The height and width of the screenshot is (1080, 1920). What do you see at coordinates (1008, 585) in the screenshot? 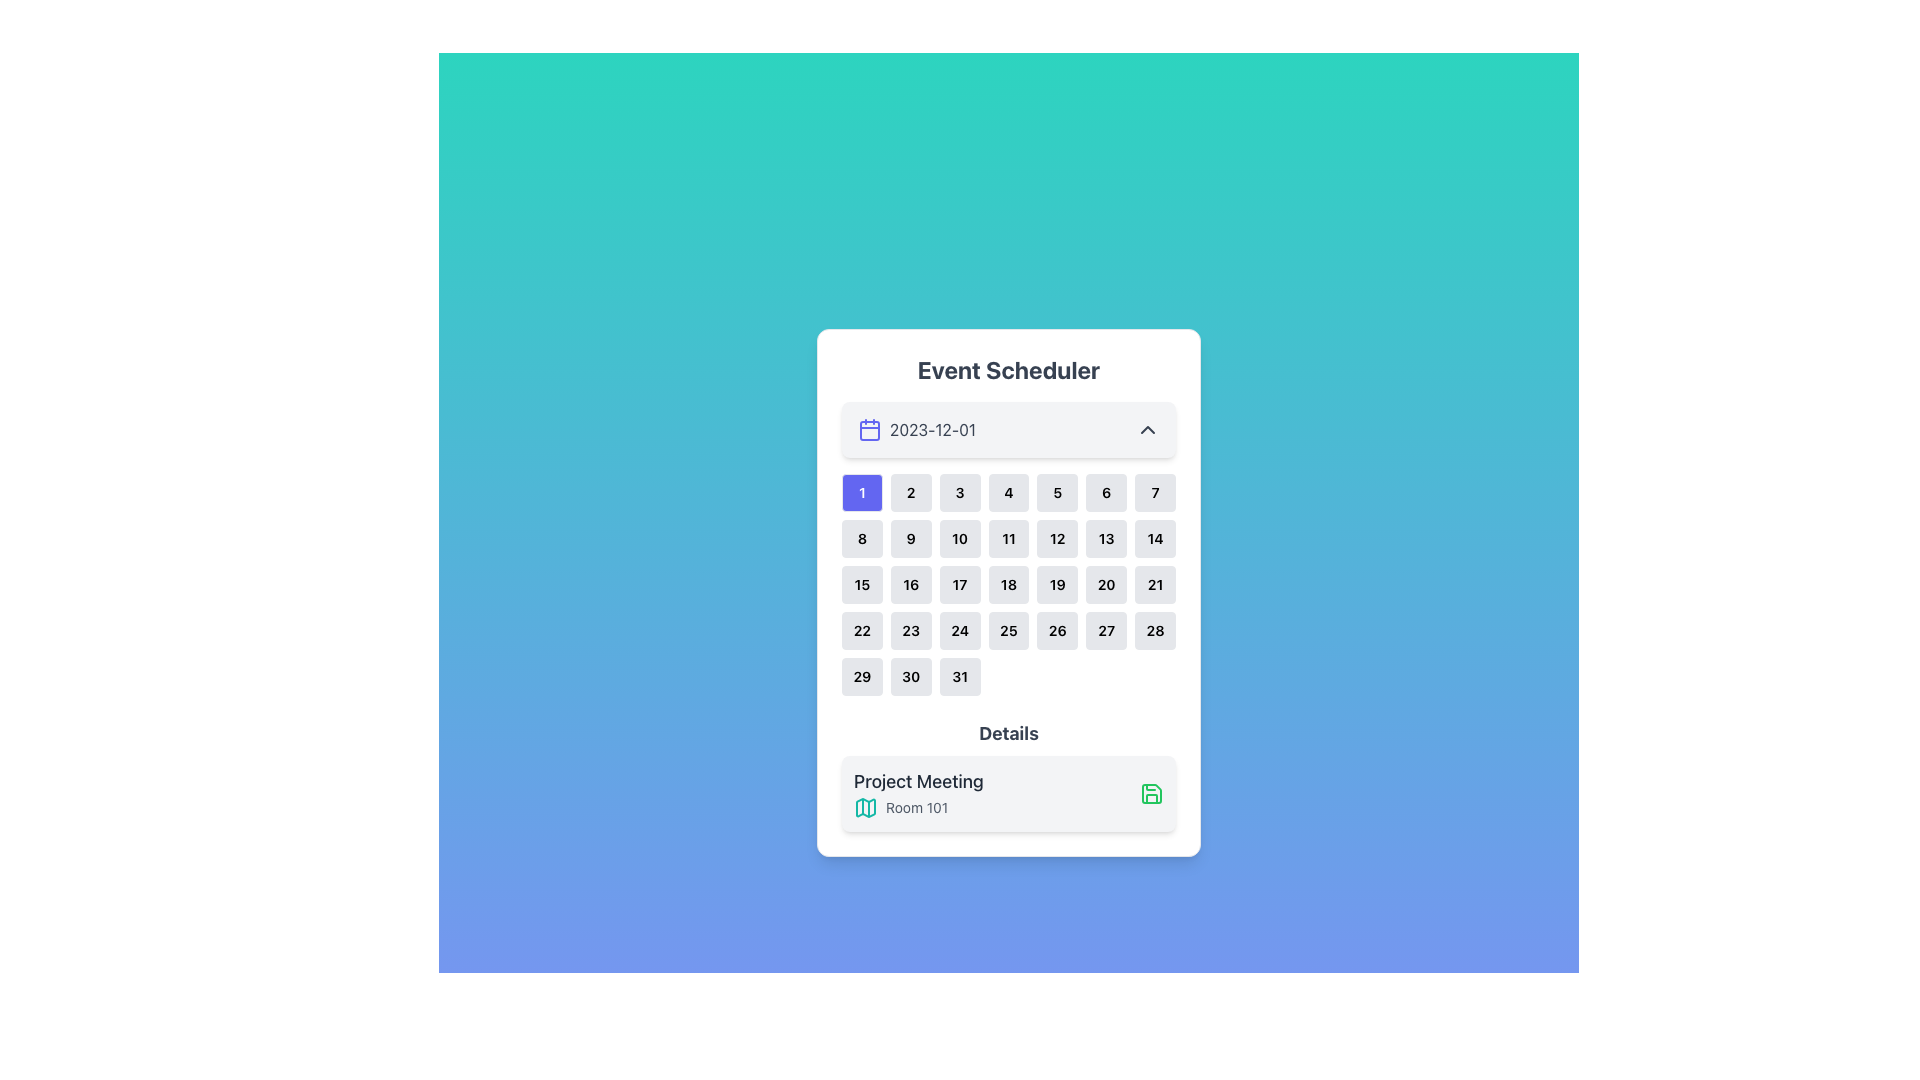
I see `the calendar day selection button labeled '18'` at bounding box center [1008, 585].